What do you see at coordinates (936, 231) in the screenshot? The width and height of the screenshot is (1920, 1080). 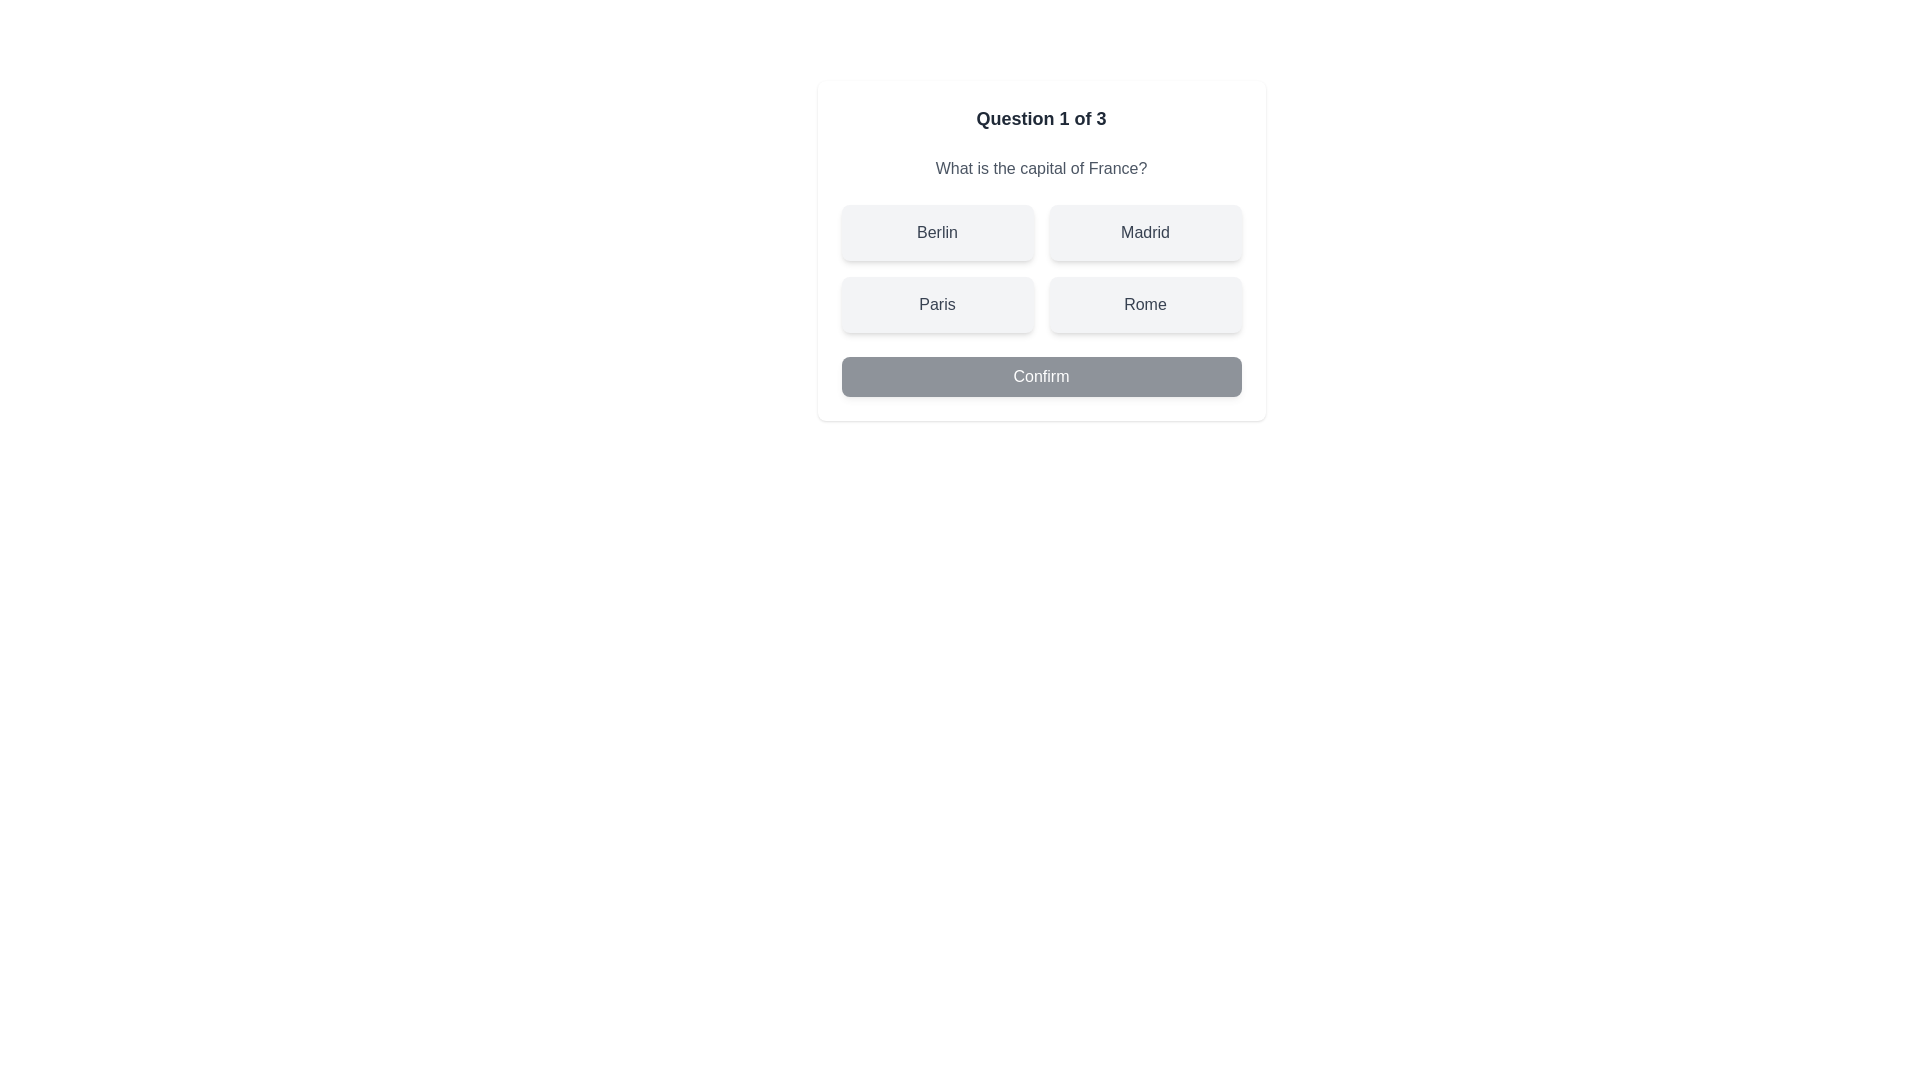 I see `the quiz option Berlin by clicking on it` at bounding box center [936, 231].